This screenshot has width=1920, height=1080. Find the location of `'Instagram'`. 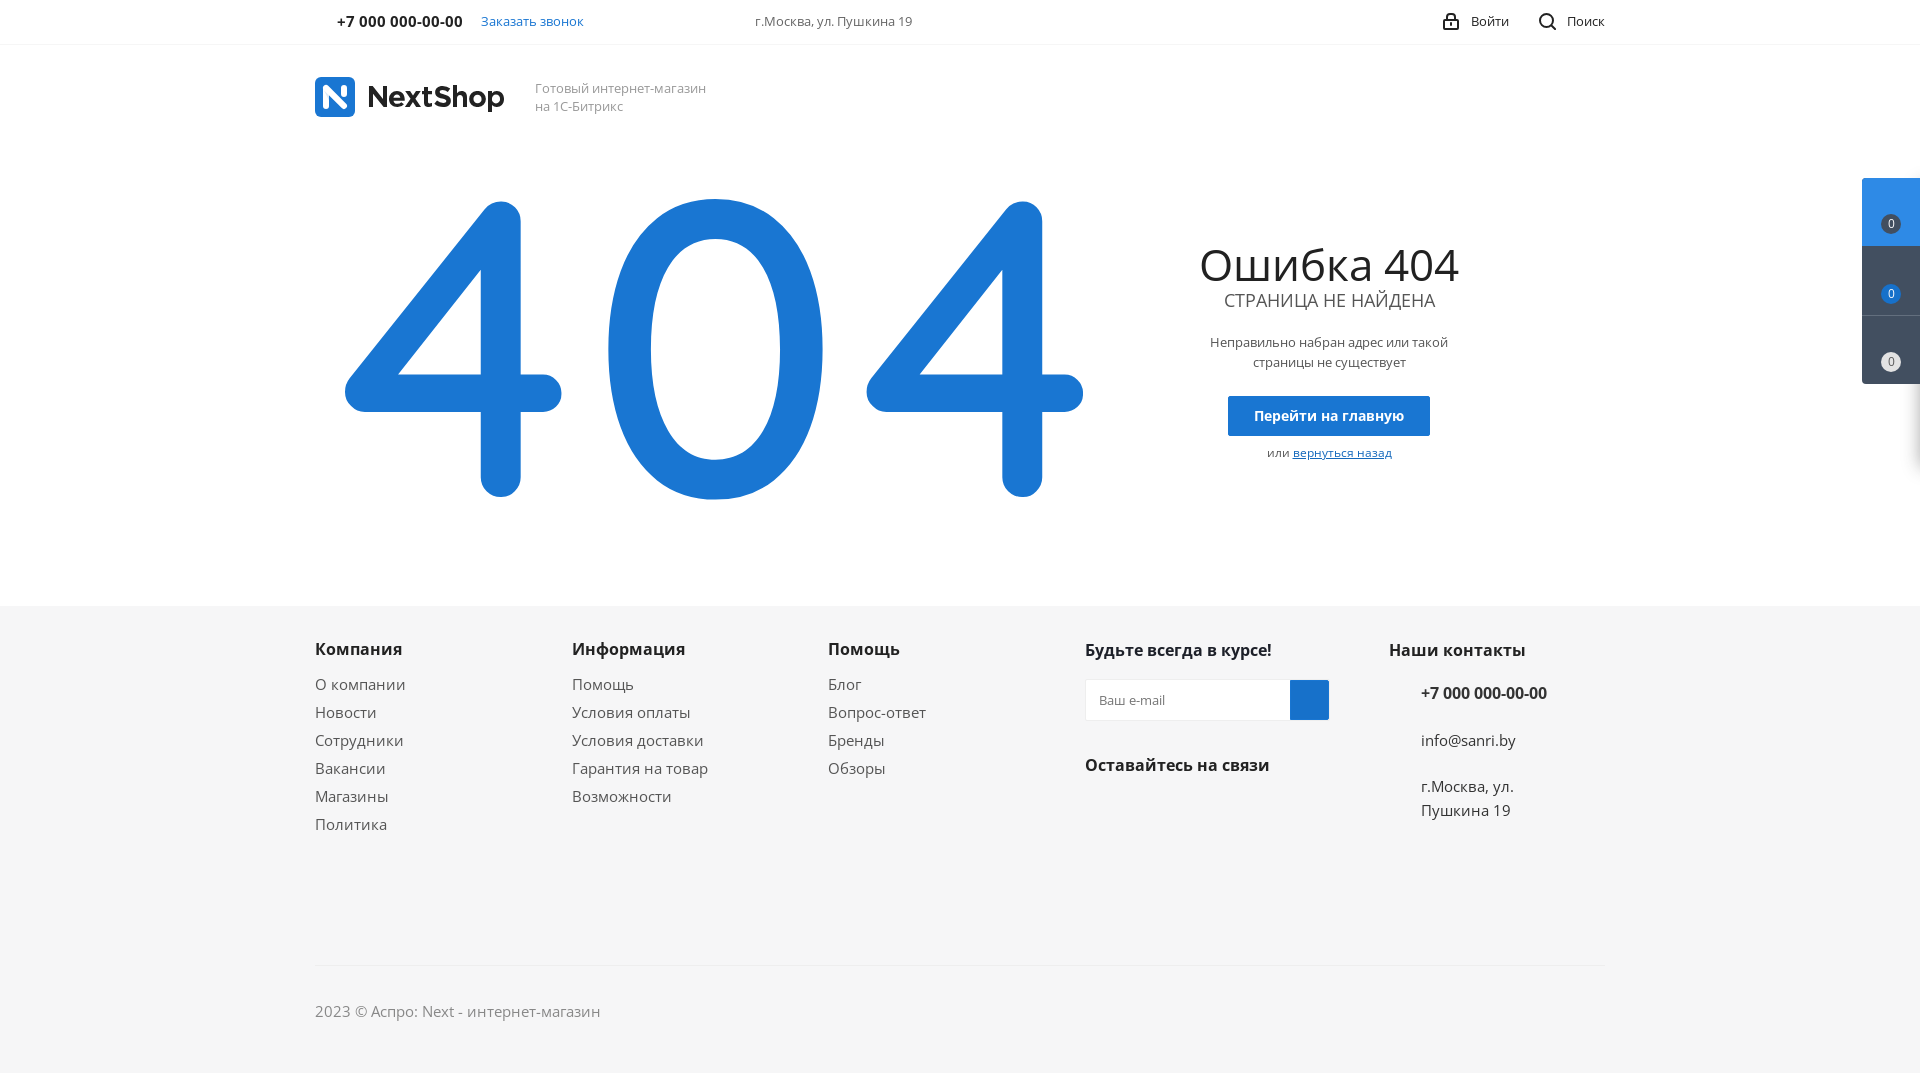

'Instagram' is located at coordinates (1253, 812).